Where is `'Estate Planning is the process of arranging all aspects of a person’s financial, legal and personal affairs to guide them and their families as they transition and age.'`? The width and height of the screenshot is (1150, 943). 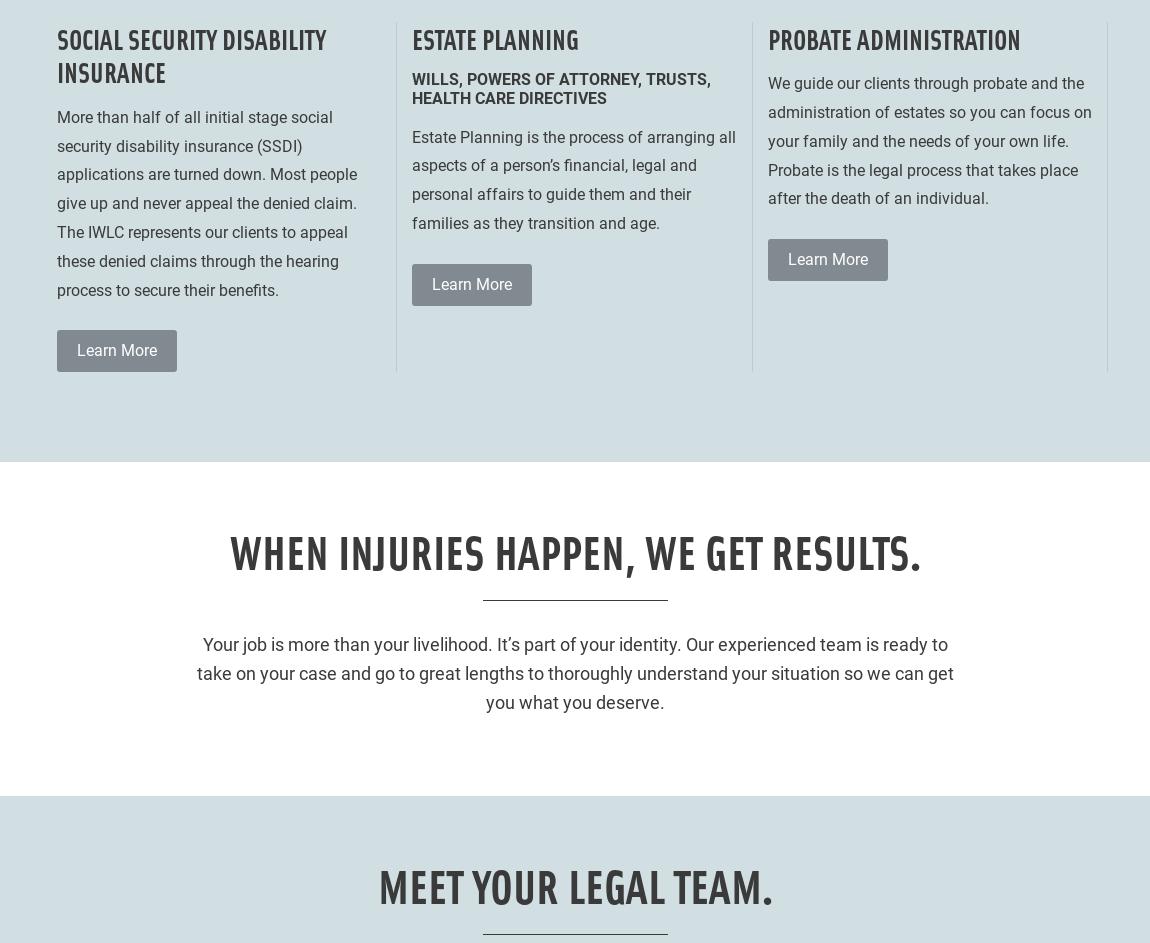
'Estate Planning is the process of arranging all aspects of a person’s financial, legal and personal affairs to guide them and their families as they transition and age.' is located at coordinates (412, 179).